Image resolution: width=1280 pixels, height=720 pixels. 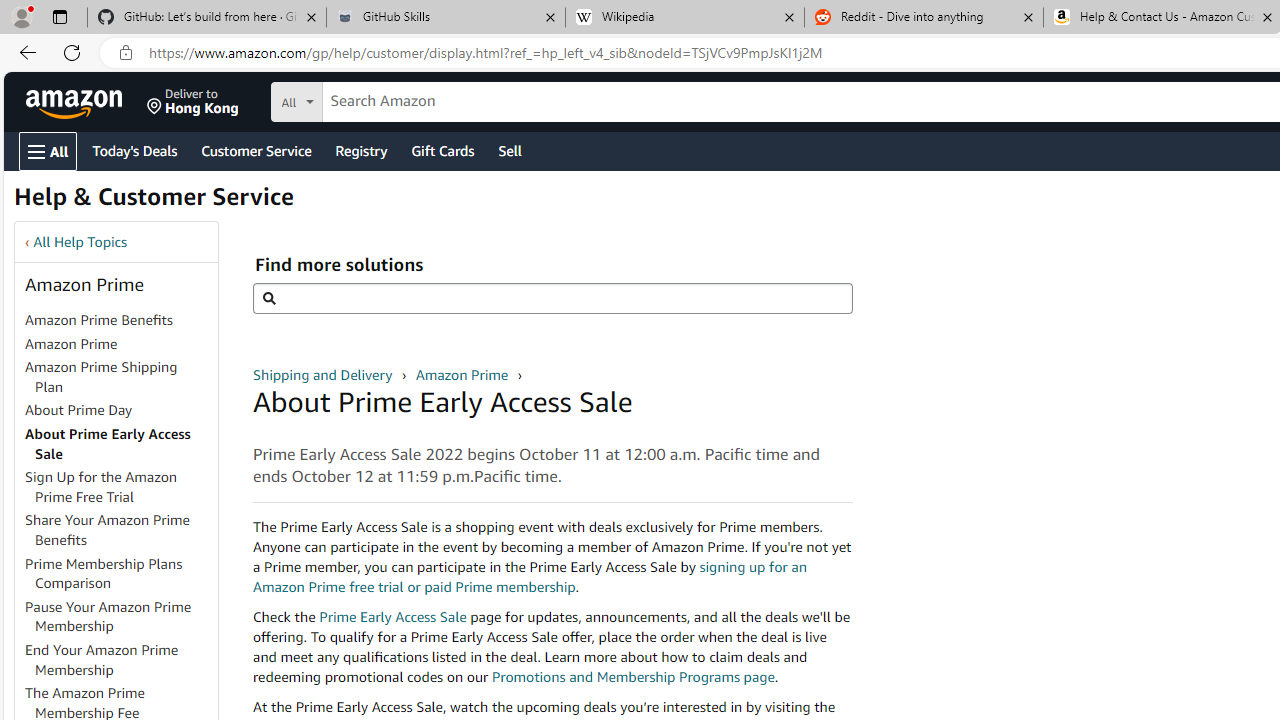 I want to click on 'Sign Up for the Amazon Prime Free Trial', so click(x=119, y=488).